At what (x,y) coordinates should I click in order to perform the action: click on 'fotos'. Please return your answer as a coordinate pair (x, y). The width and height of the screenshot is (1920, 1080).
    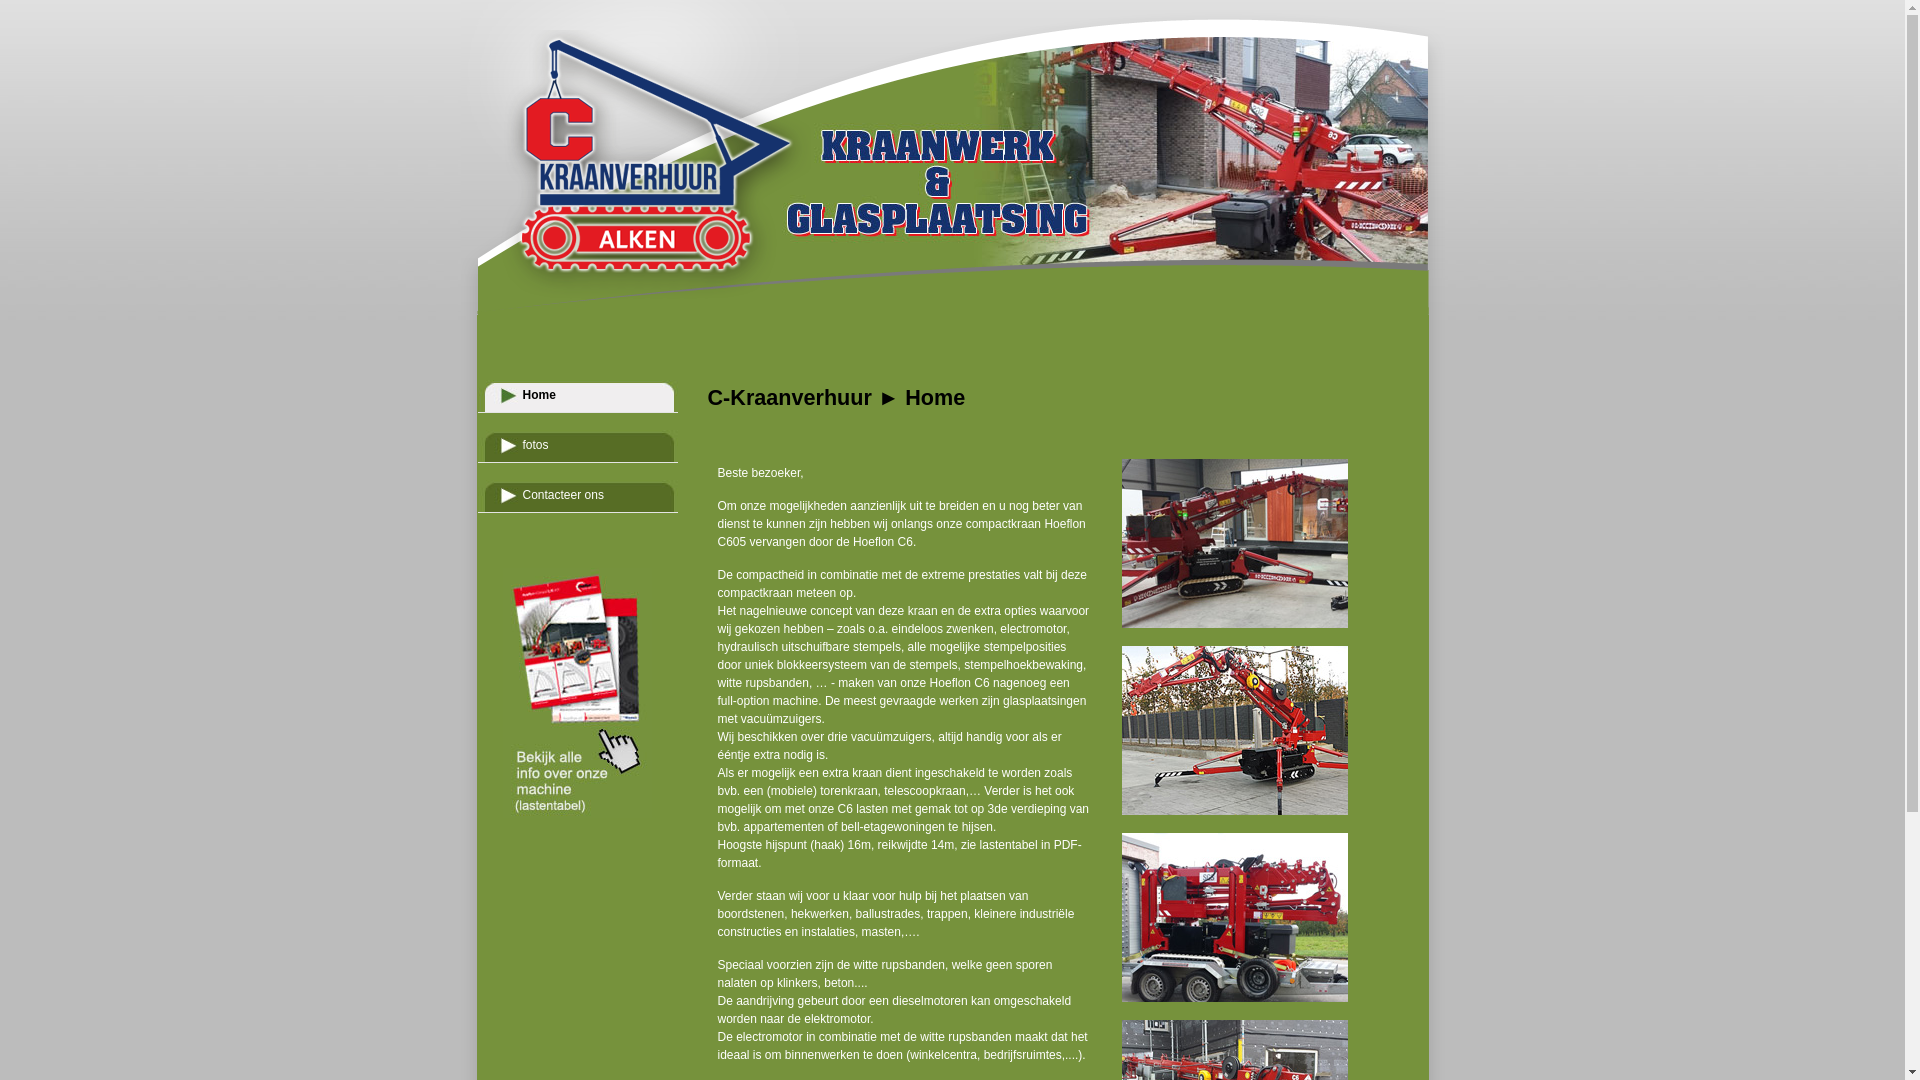
    Looking at the image, I should click on (576, 445).